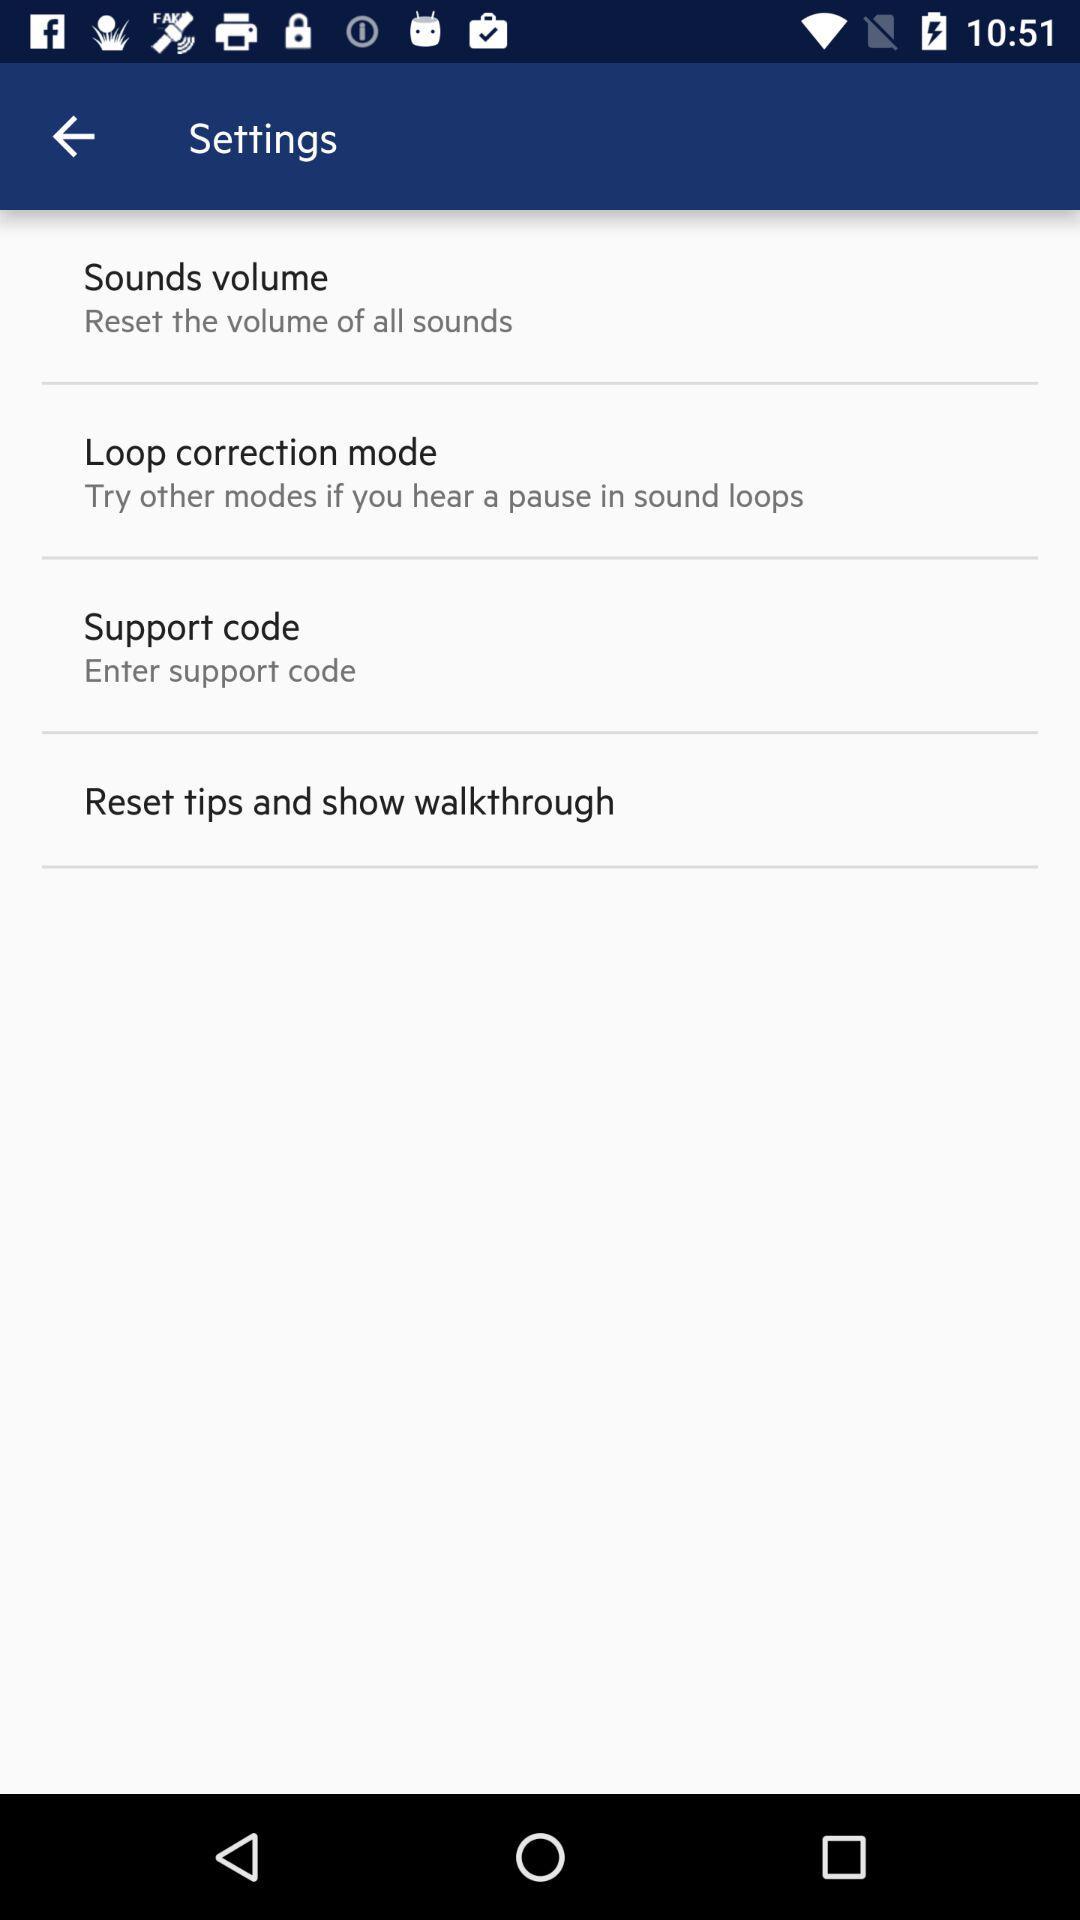  I want to click on the item below the sounds volume icon, so click(298, 318).